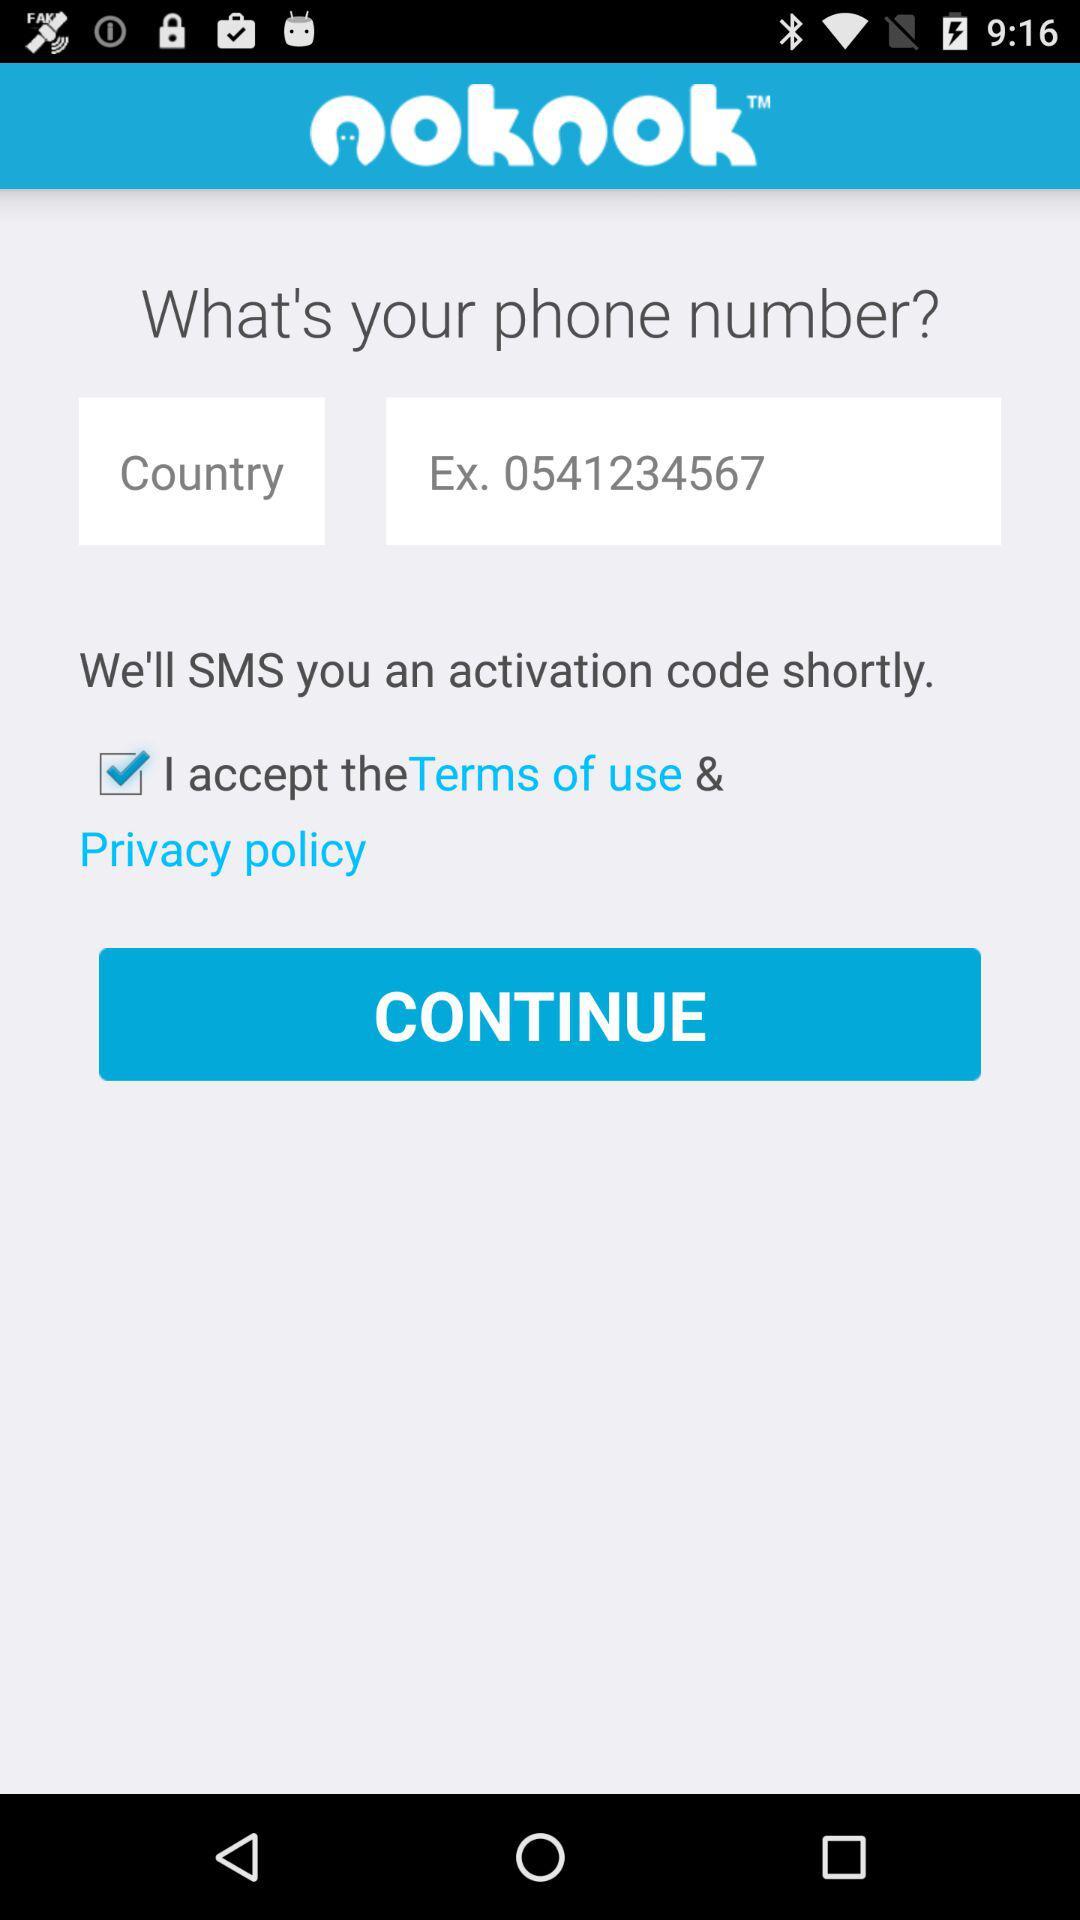 Image resolution: width=1080 pixels, height=1920 pixels. What do you see at coordinates (545, 771) in the screenshot?
I see `terms of use` at bounding box center [545, 771].